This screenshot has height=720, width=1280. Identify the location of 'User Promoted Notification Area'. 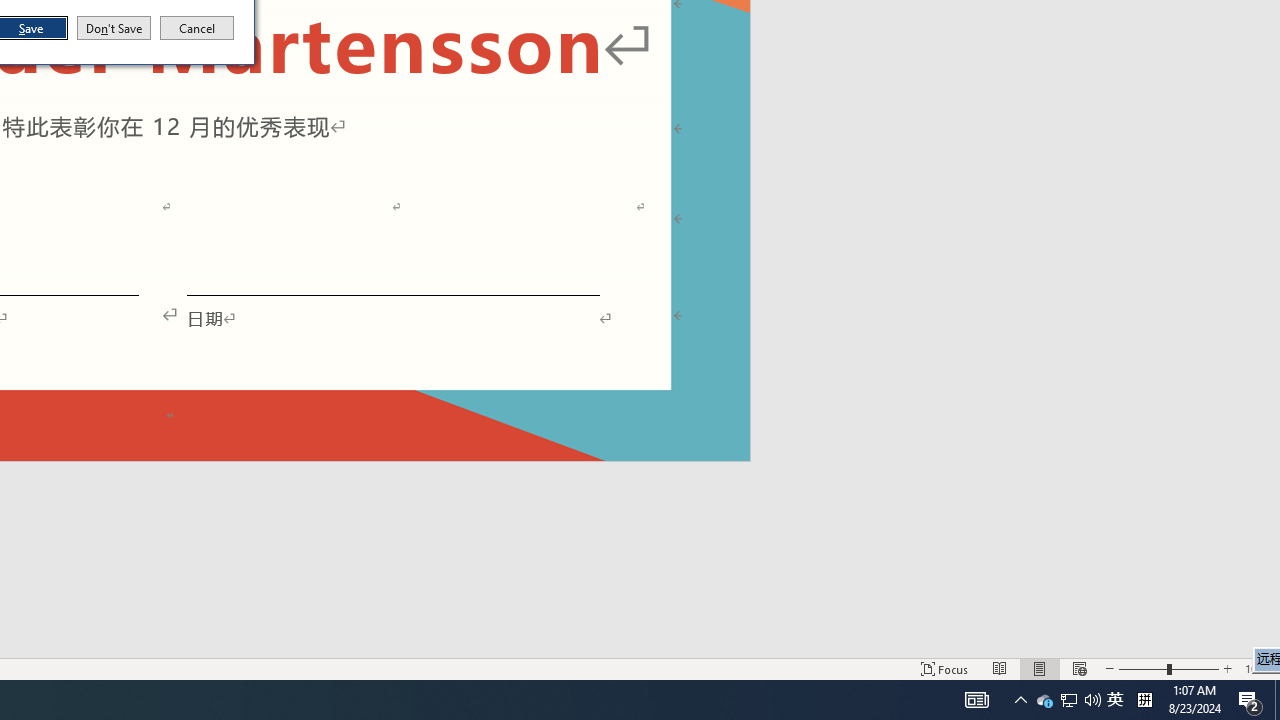
(1044, 698).